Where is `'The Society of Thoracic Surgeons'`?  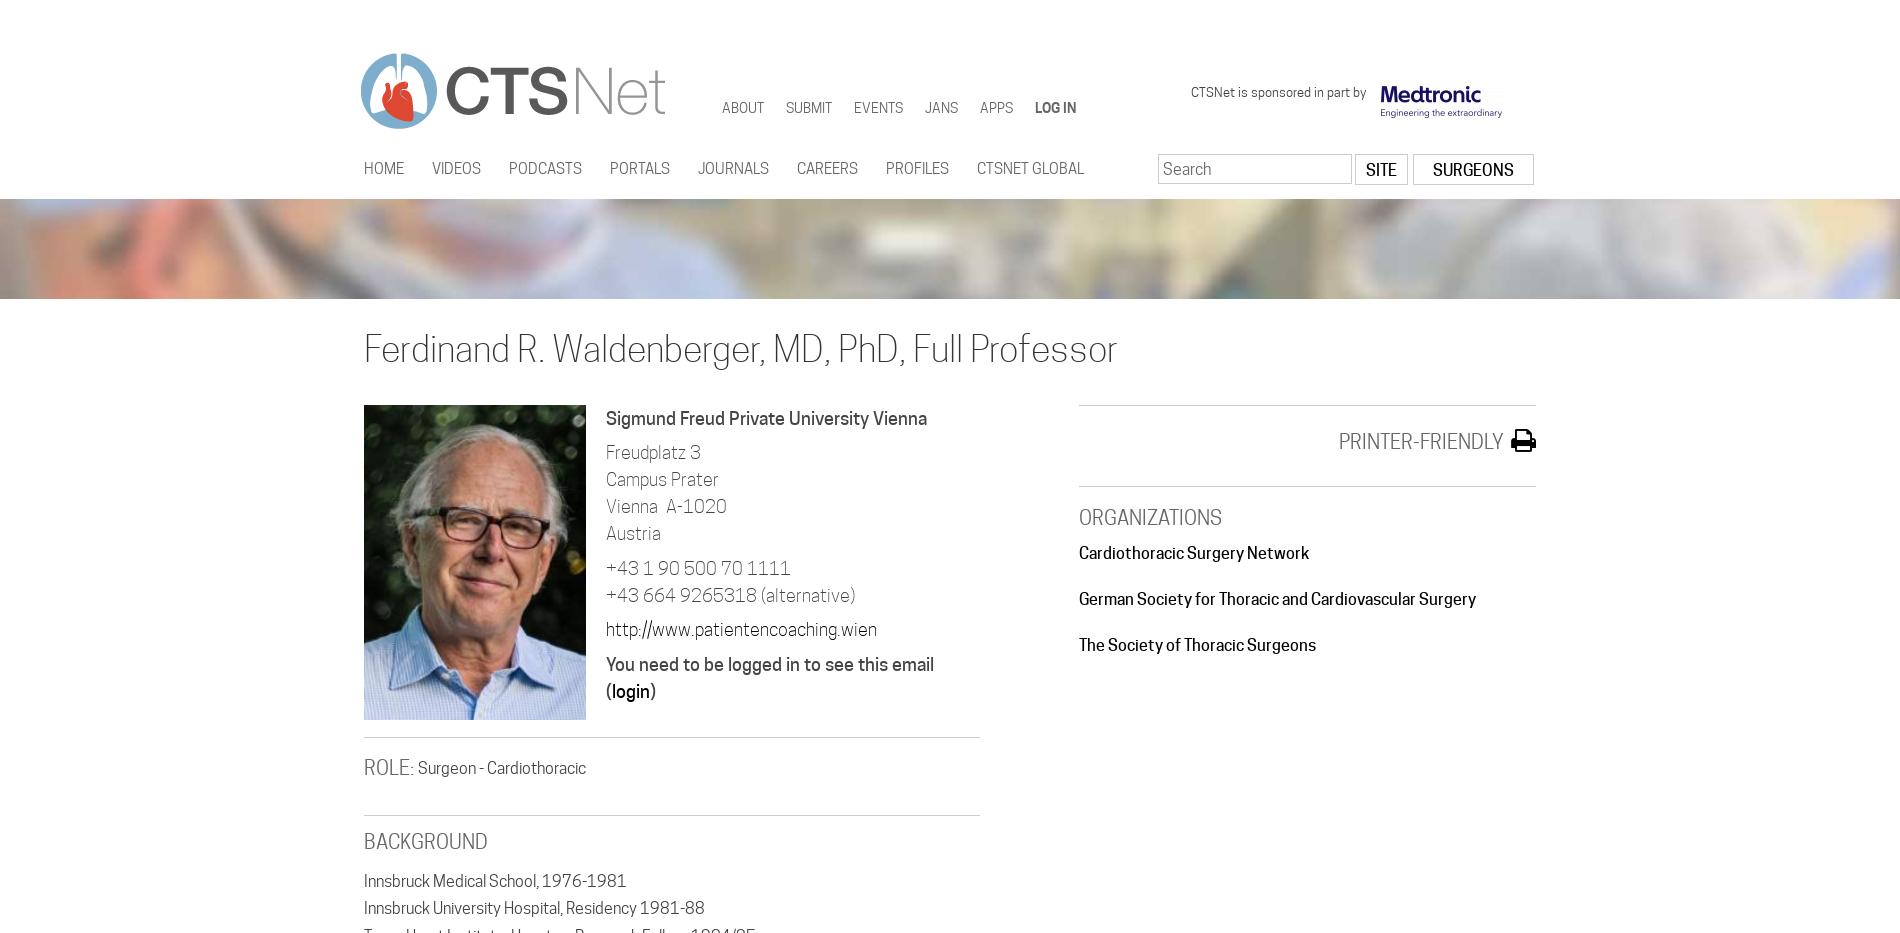
'The Society of Thoracic Surgeons' is located at coordinates (1195, 643).